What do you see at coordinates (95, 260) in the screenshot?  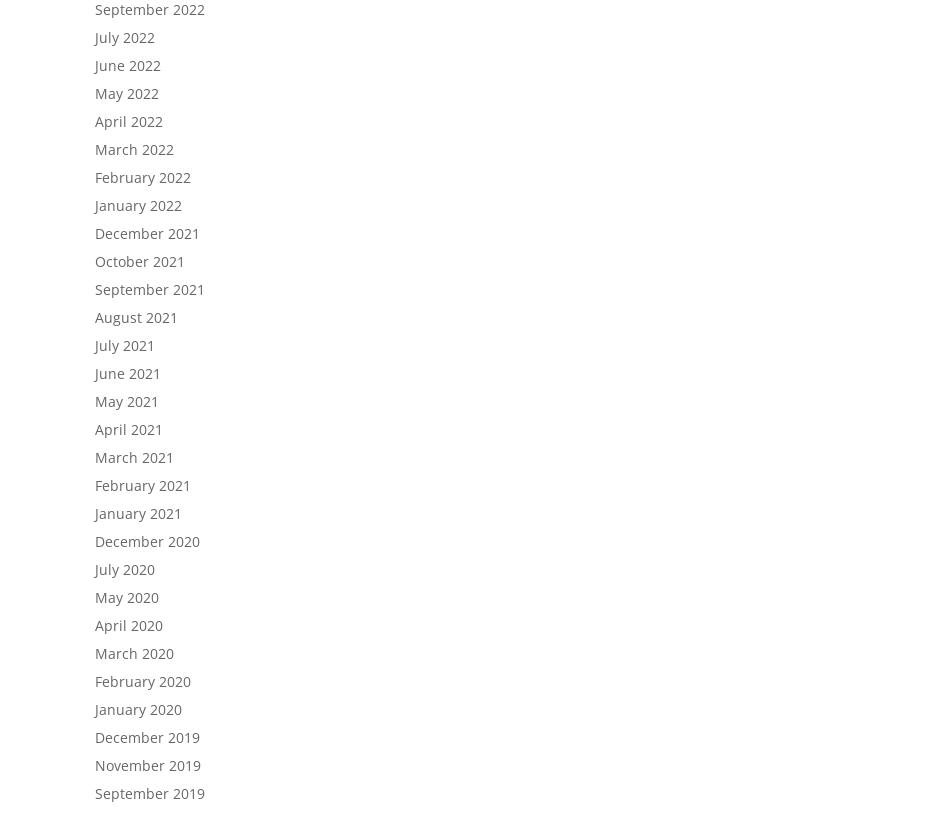 I see `'October 2021'` at bounding box center [95, 260].